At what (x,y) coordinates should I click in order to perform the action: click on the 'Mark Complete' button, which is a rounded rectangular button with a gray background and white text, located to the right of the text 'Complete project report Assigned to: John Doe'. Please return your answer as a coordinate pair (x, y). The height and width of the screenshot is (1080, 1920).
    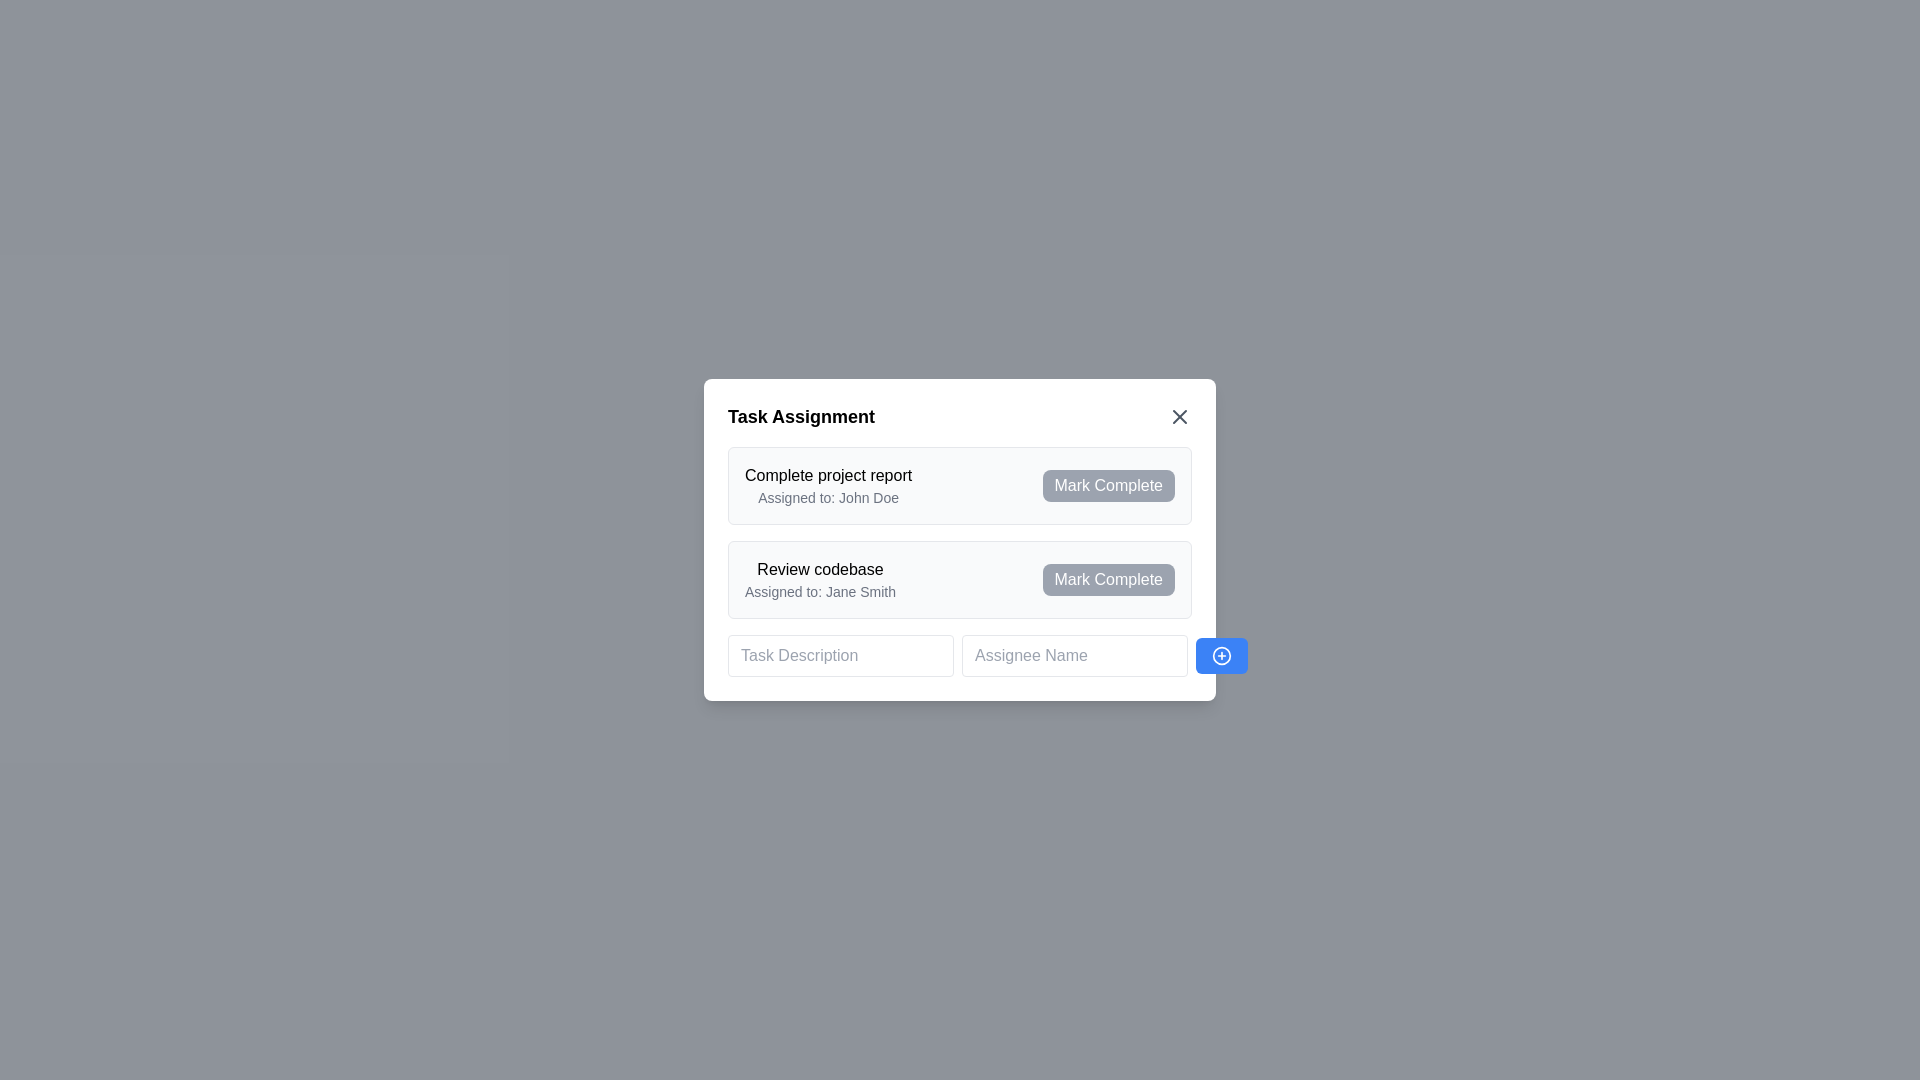
    Looking at the image, I should click on (1107, 486).